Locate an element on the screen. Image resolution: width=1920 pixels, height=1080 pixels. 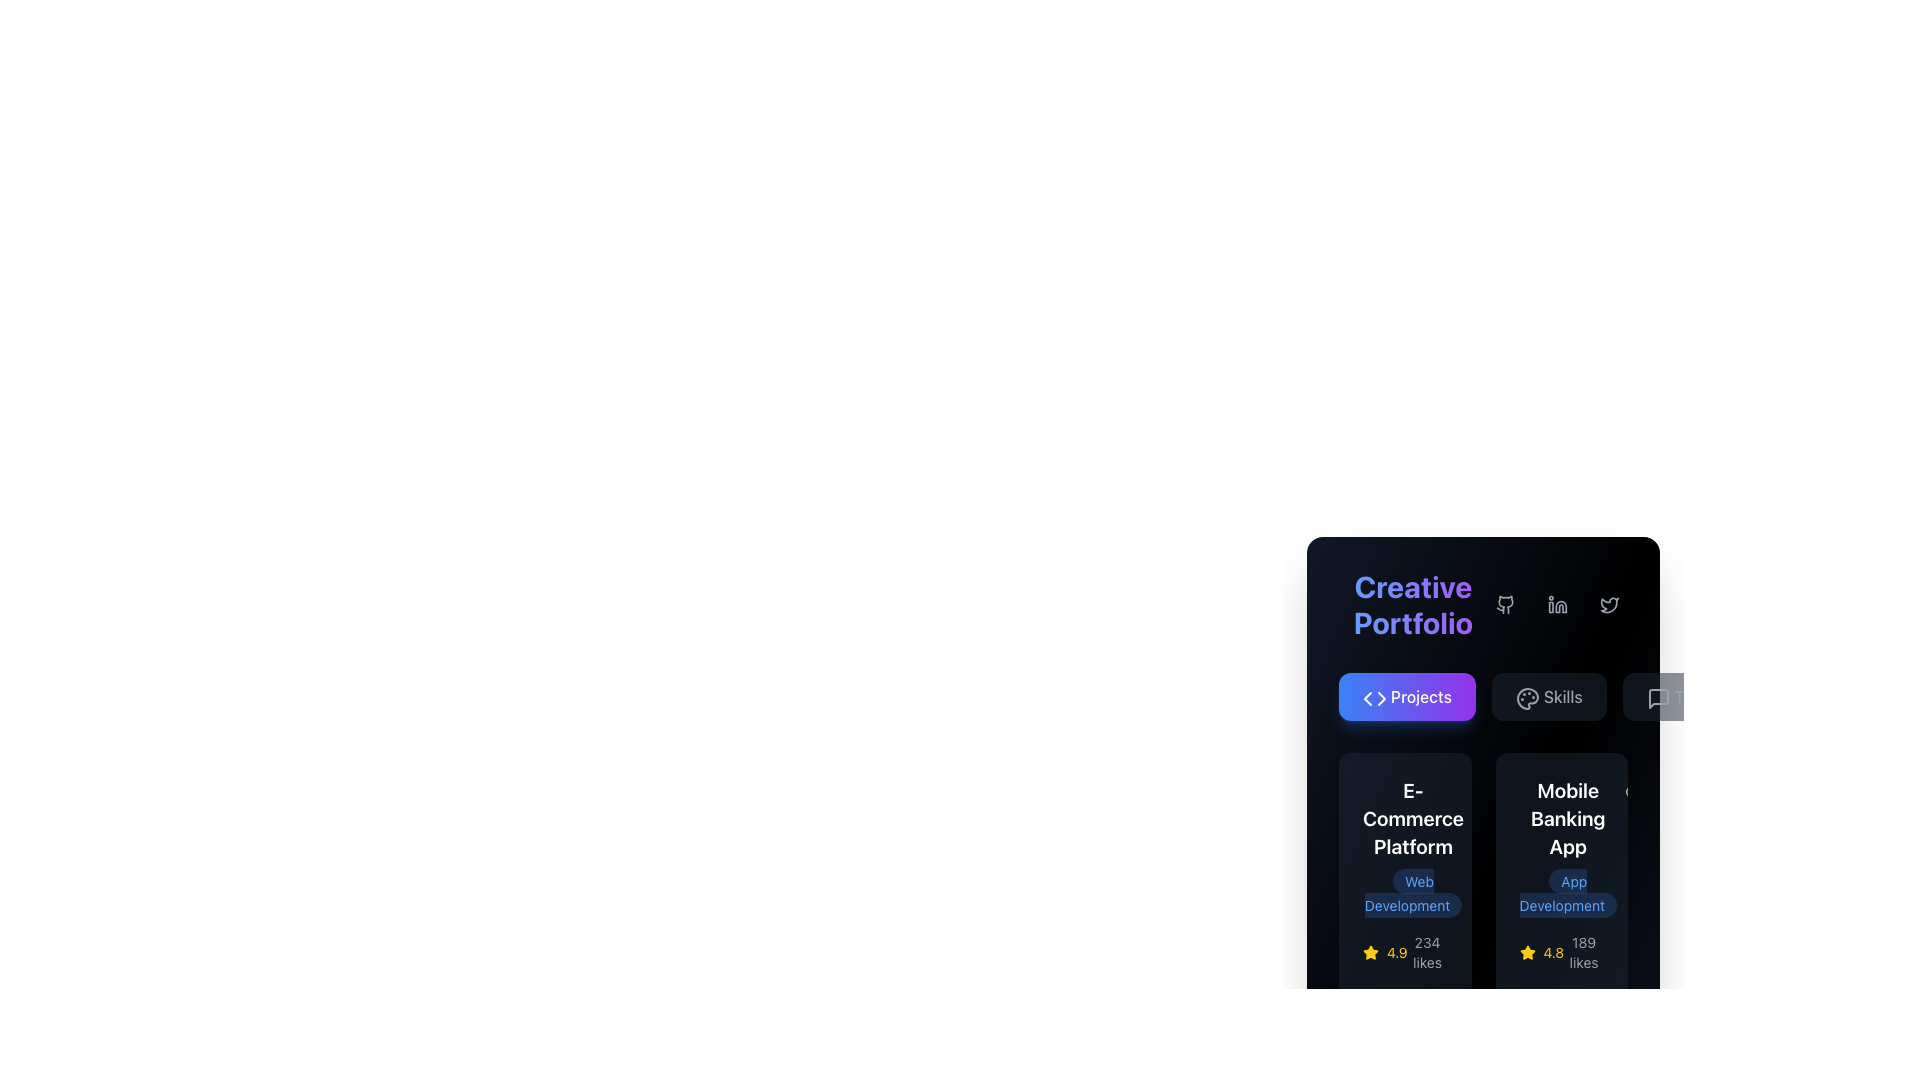
the minimalist bird-shaped icon in the top-right corner of the user interface is located at coordinates (1609, 604).